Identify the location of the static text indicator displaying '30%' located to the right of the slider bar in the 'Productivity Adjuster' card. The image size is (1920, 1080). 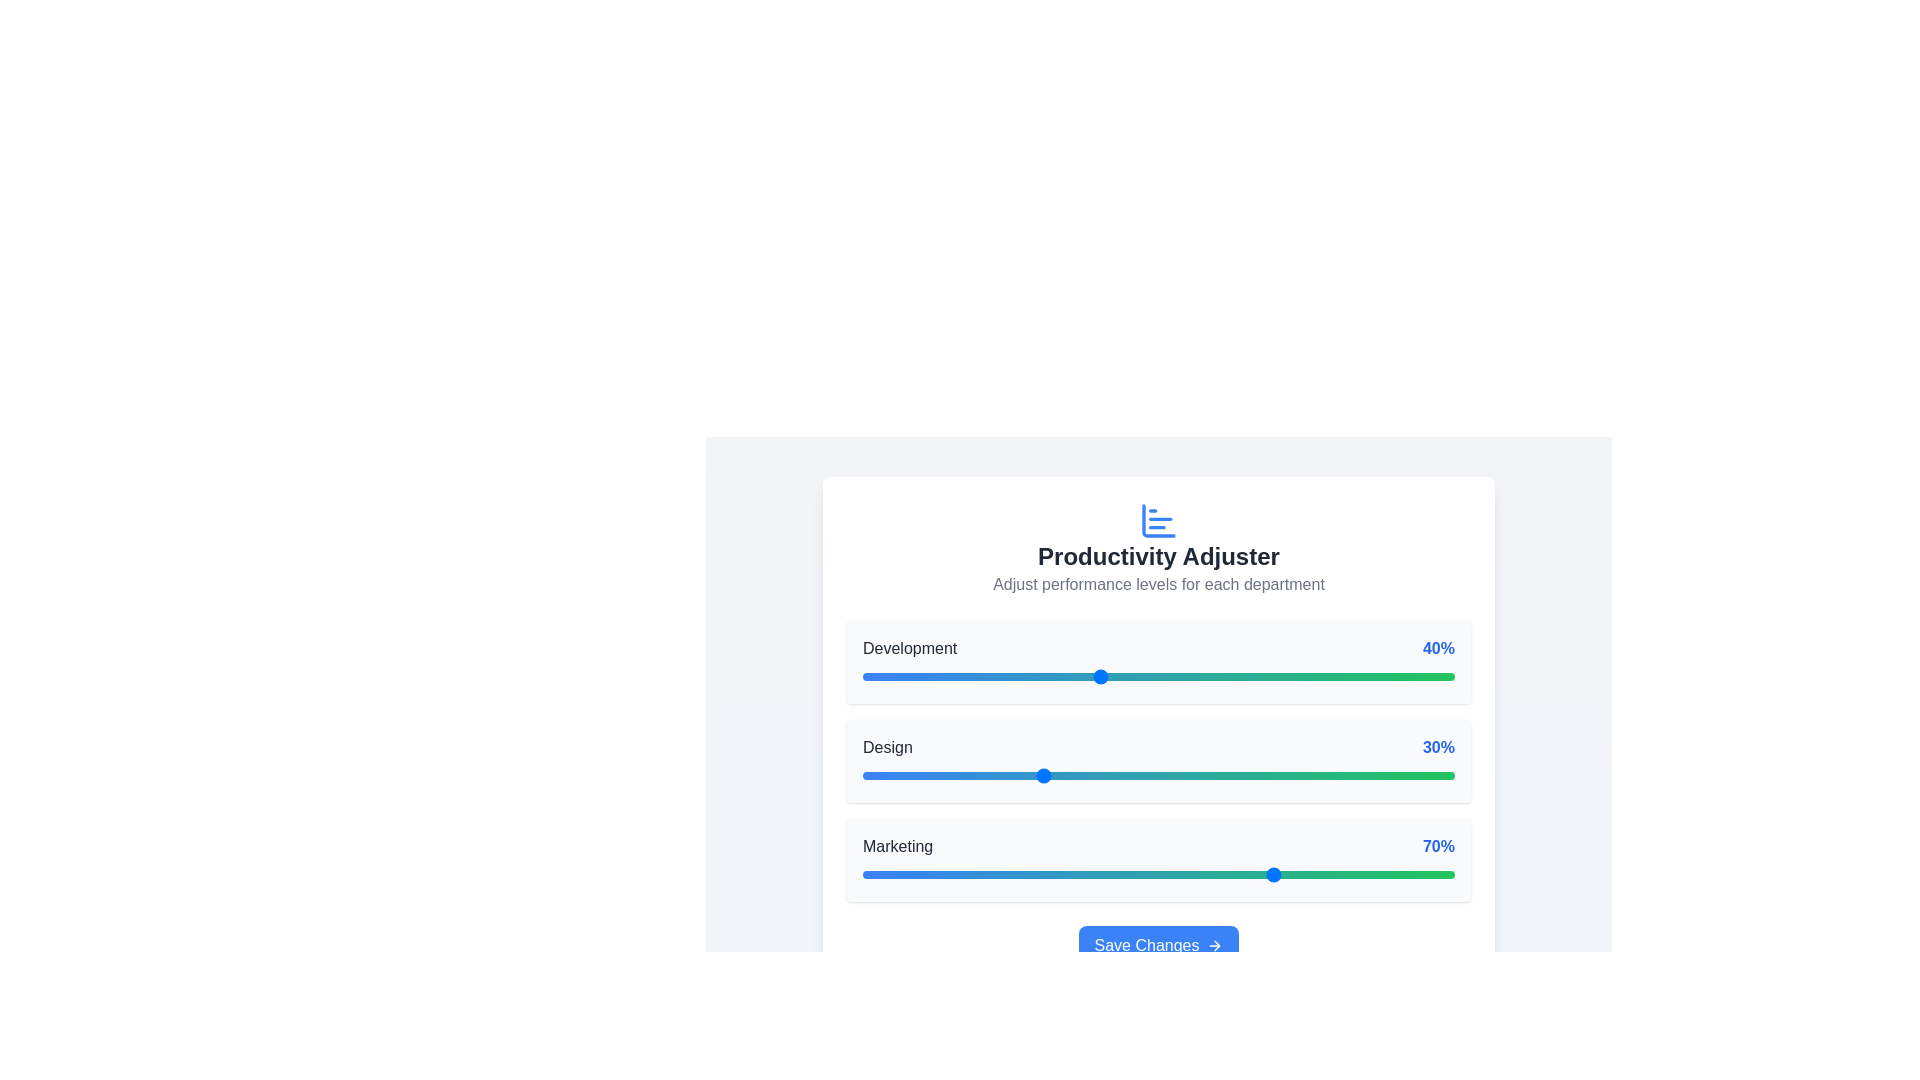
(1438, 748).